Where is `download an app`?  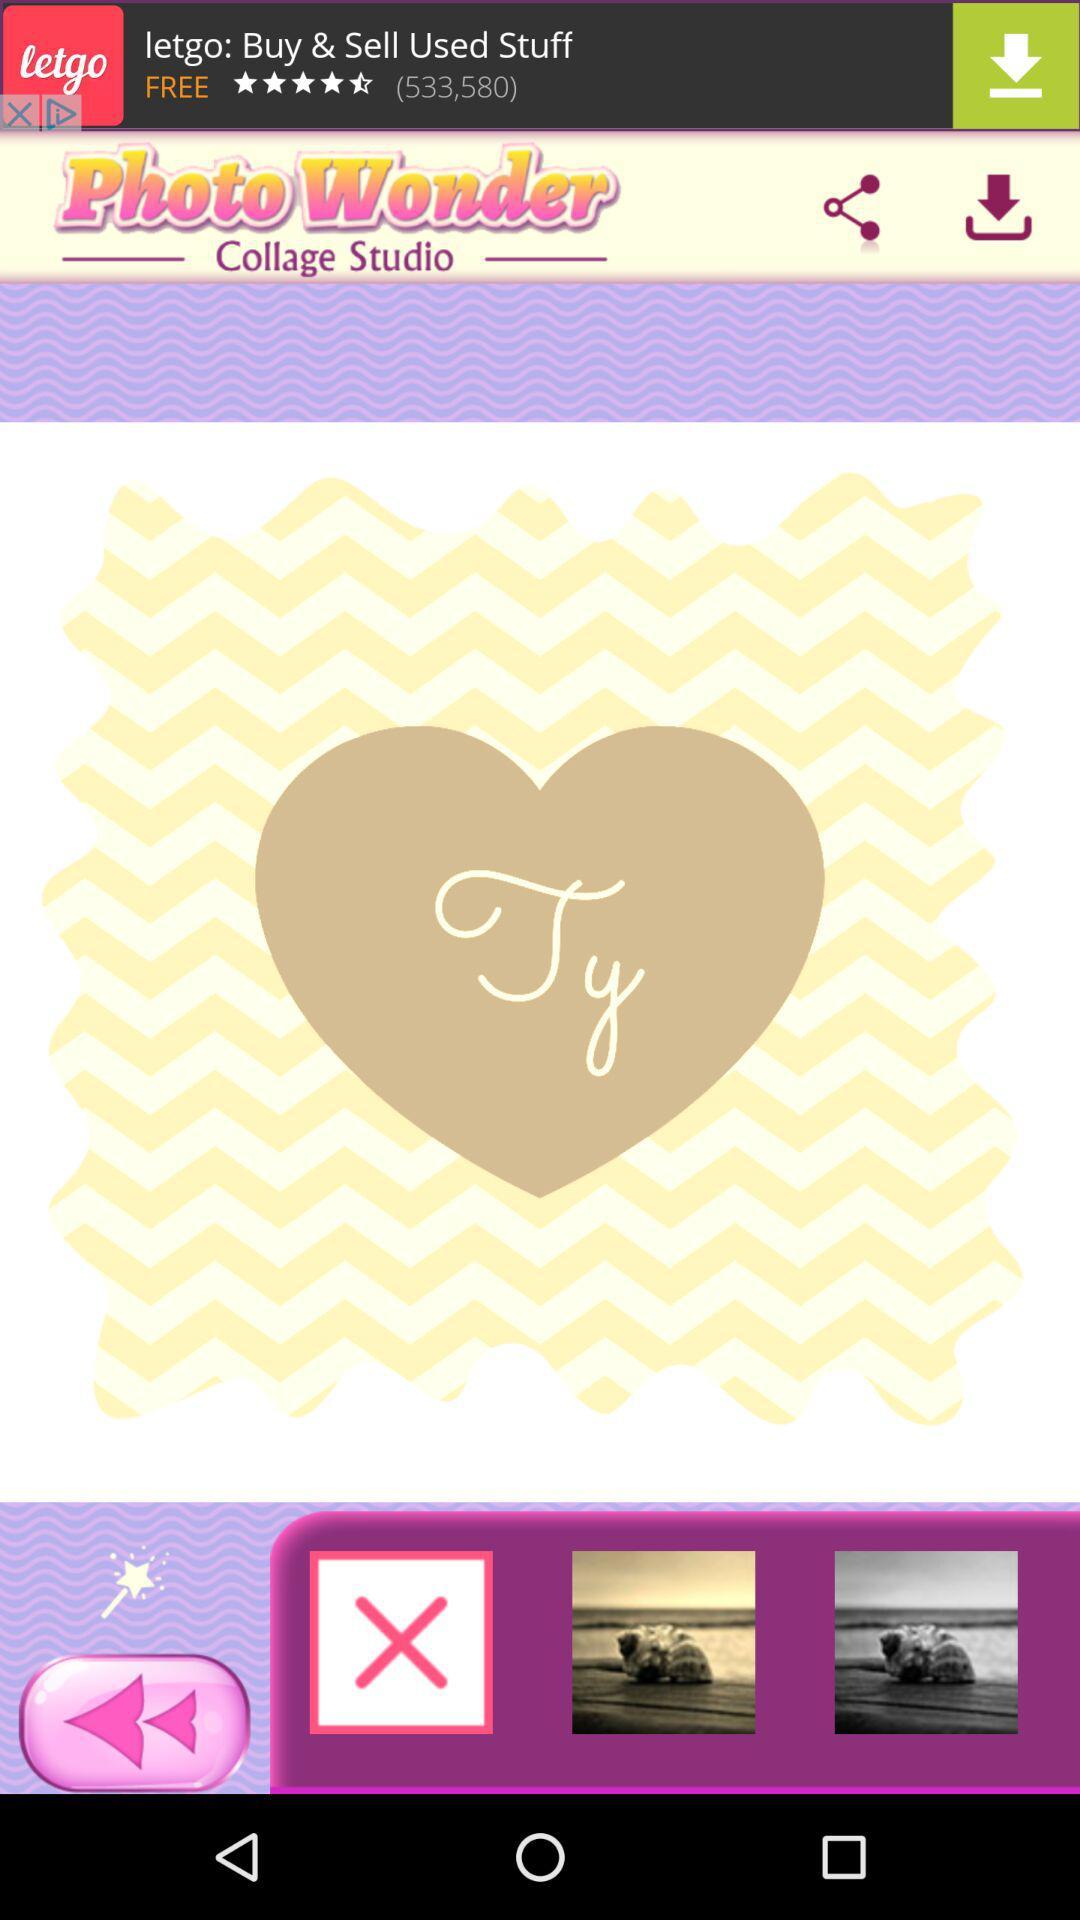 download an app is located at coordinates (998, 207).